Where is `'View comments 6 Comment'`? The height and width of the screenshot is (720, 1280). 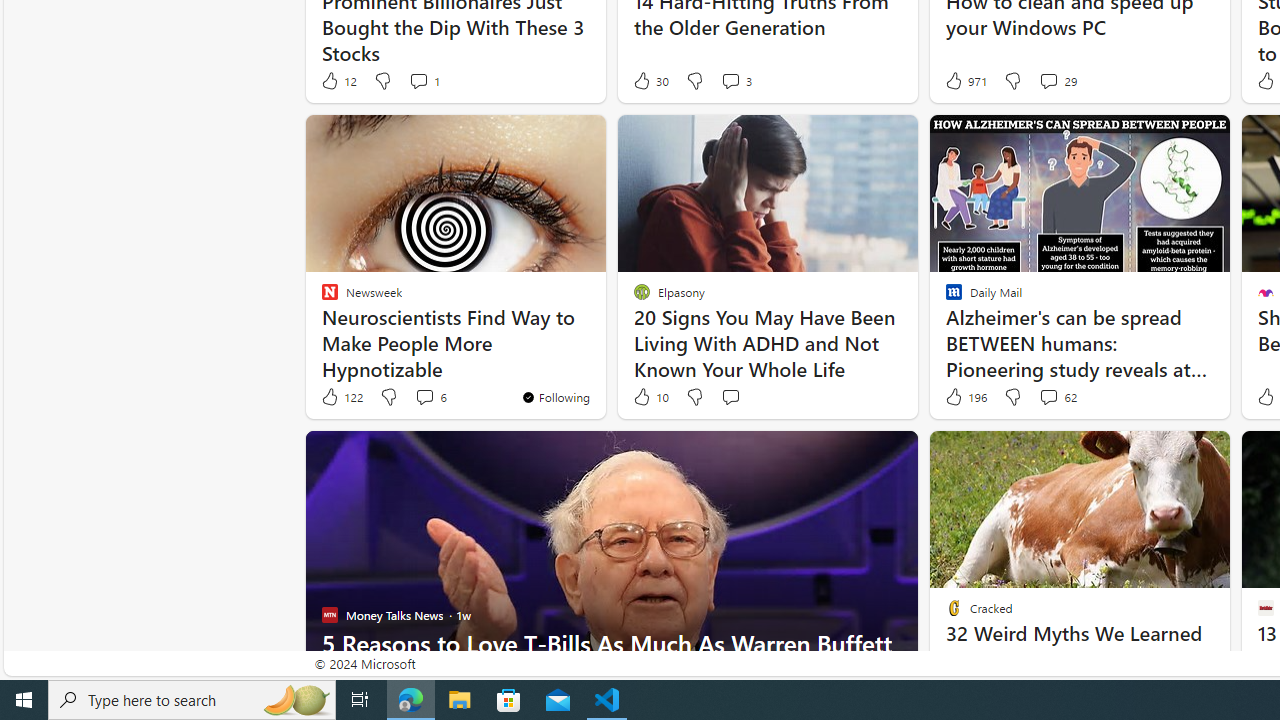
'View comments 6 Comment' is located at coordinates (423, 397).